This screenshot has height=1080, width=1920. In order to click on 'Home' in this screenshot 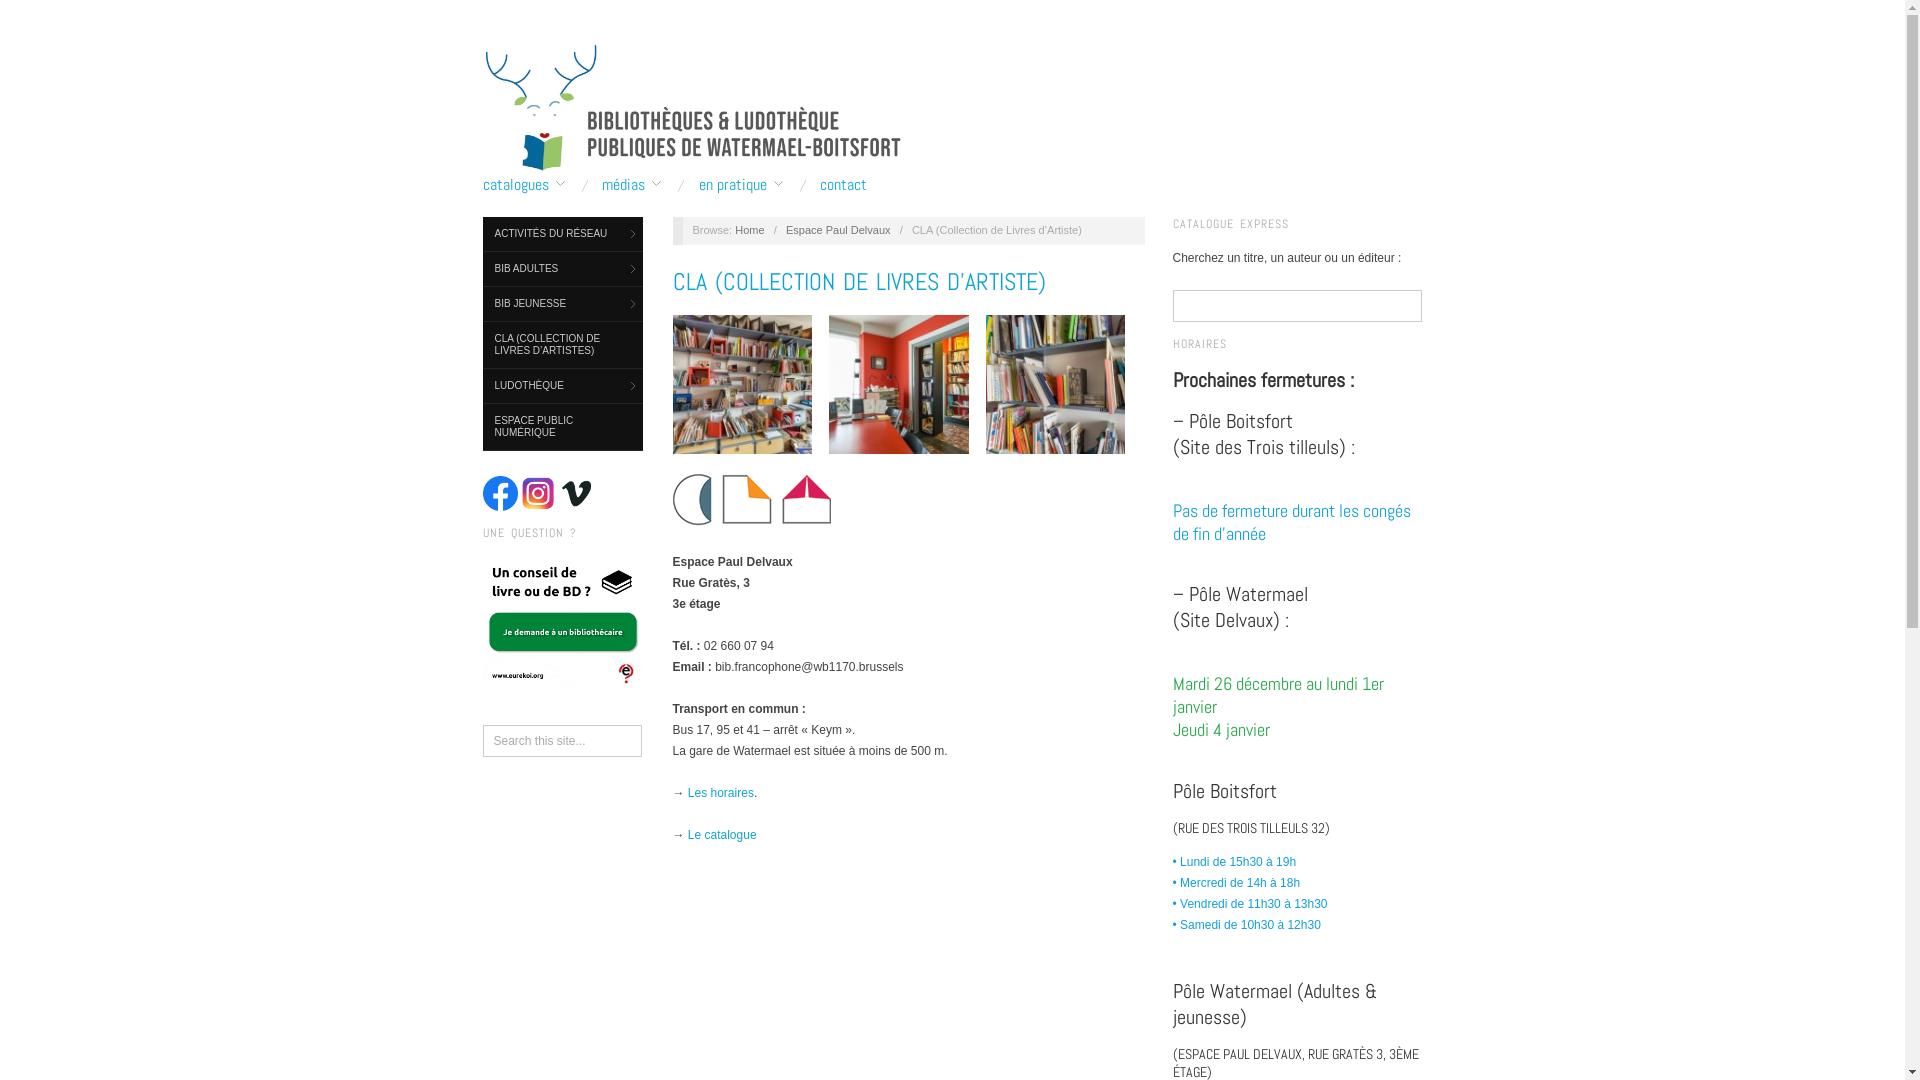, I will do `click(748, 229)`.